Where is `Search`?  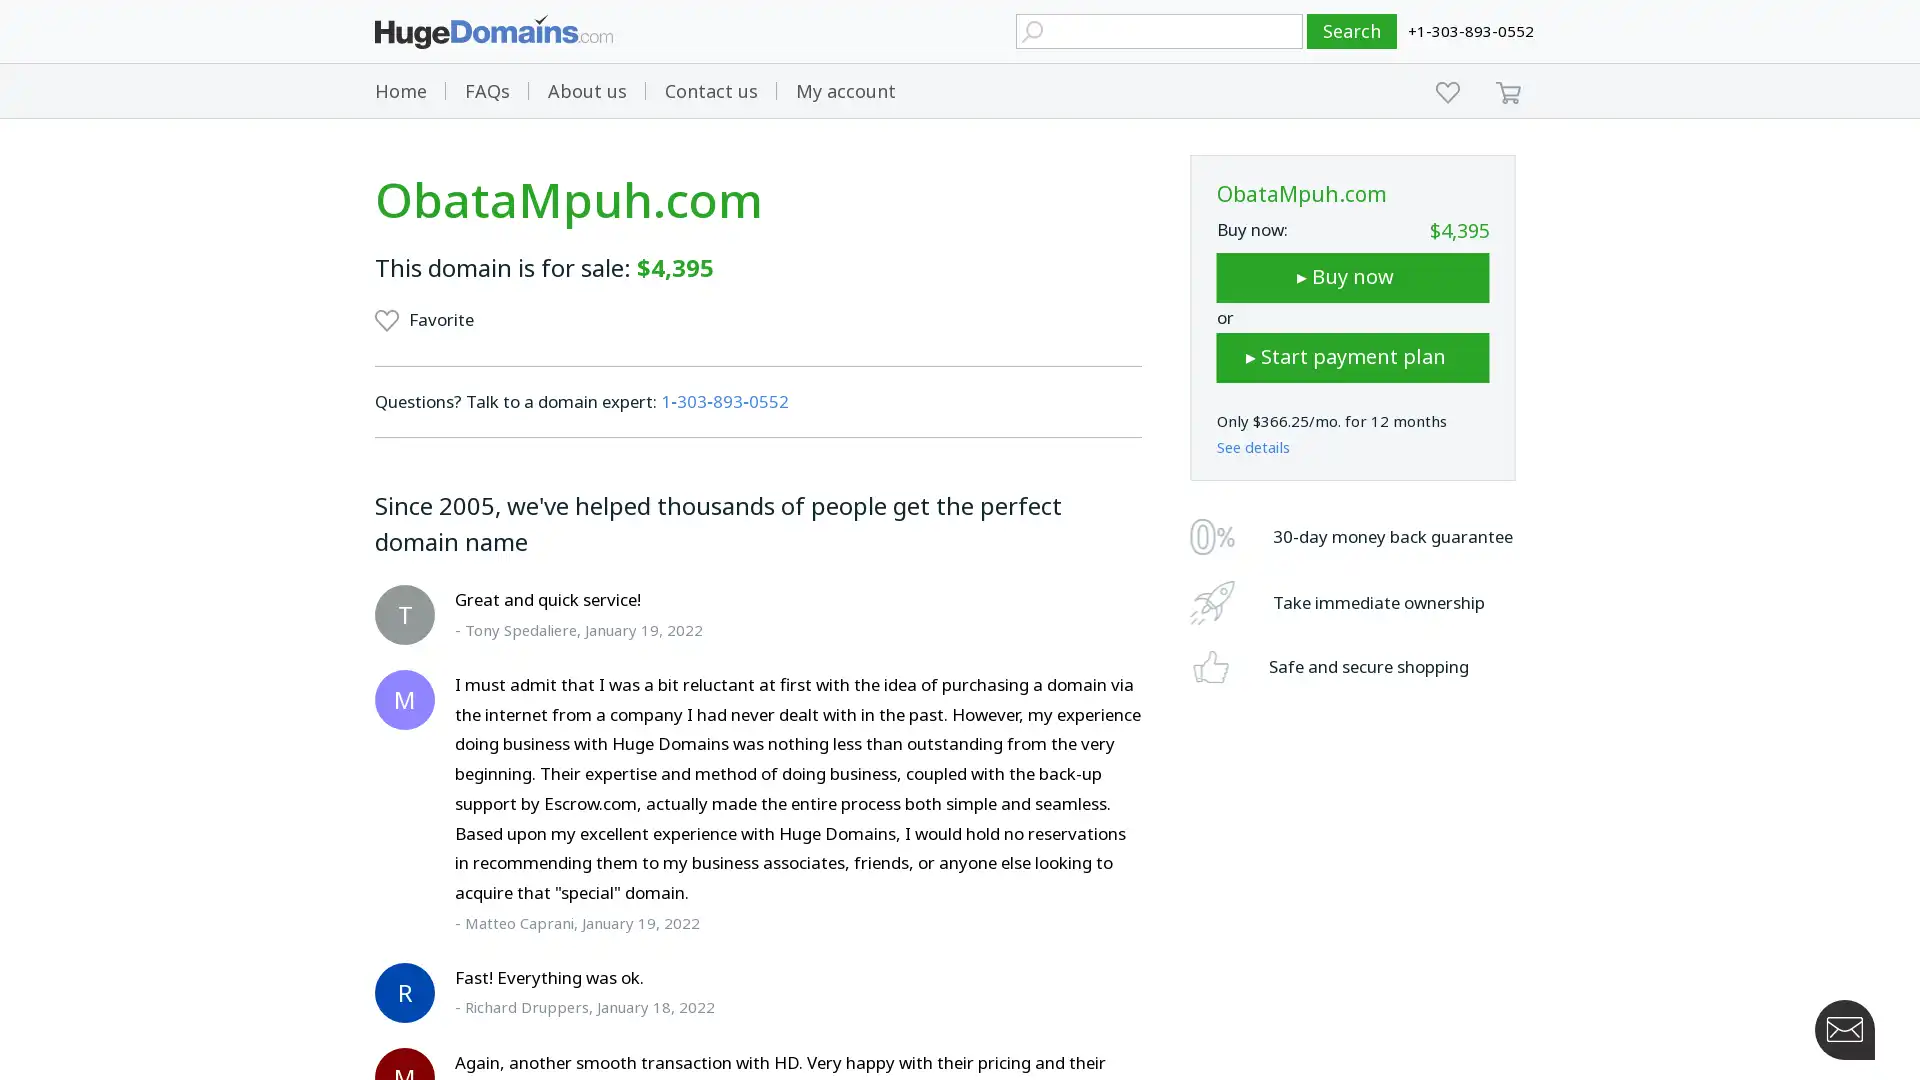
Search is located at coordinates (1352, 31).